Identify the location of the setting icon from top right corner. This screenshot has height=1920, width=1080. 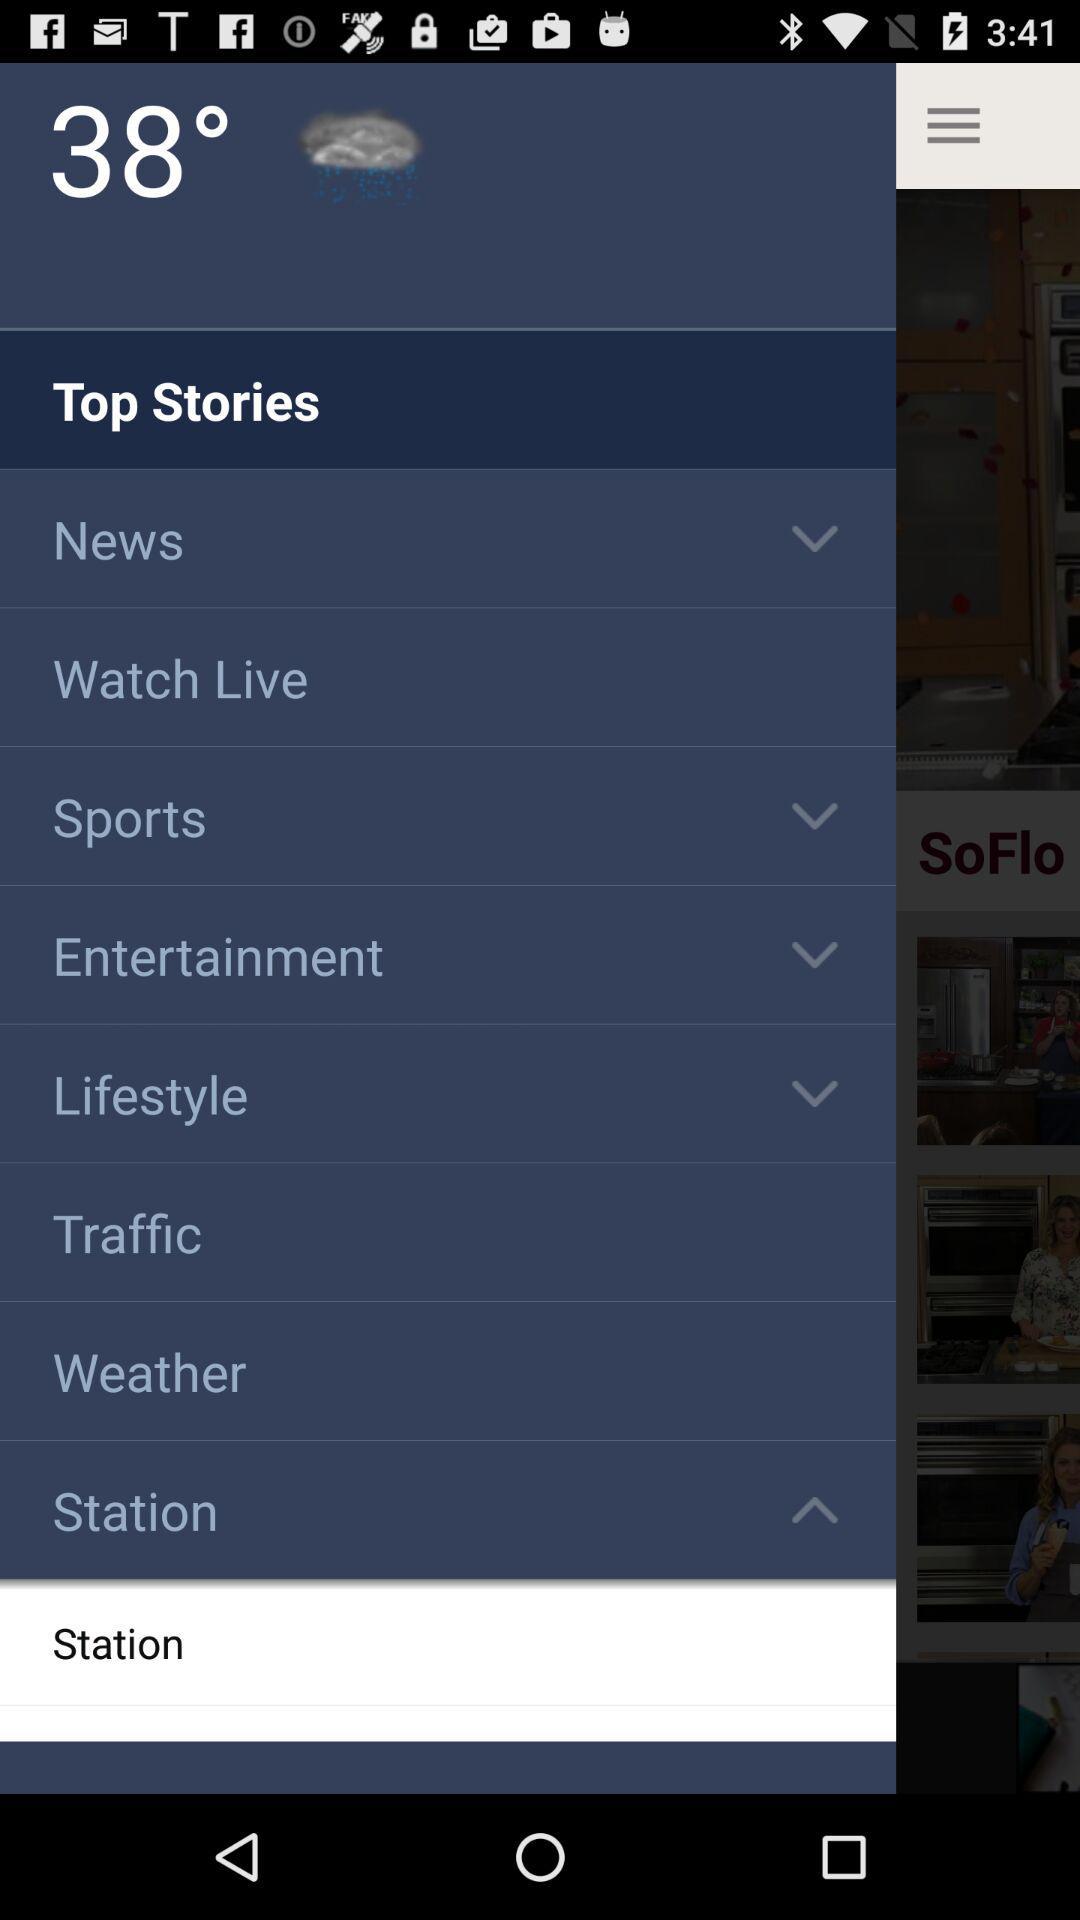
(986, 124).